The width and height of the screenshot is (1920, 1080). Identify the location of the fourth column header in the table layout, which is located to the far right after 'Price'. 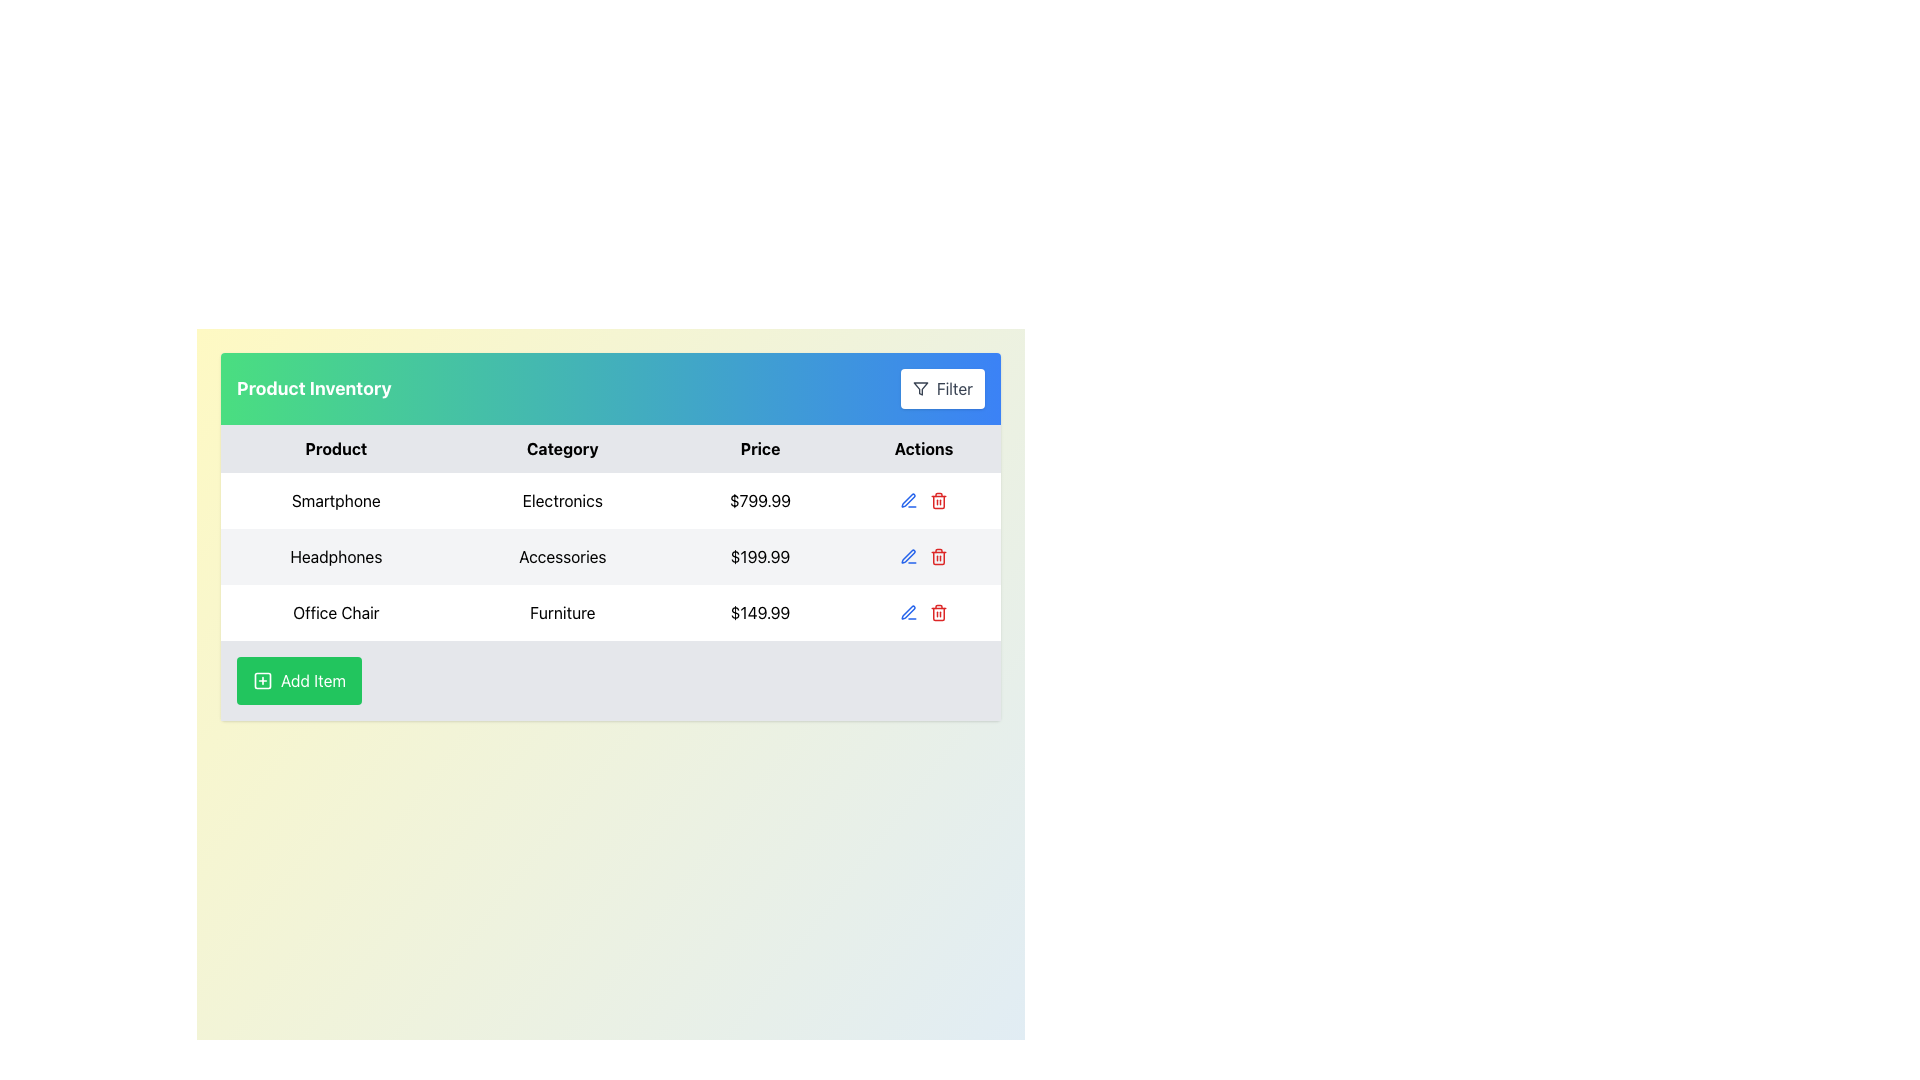
(923, 447).